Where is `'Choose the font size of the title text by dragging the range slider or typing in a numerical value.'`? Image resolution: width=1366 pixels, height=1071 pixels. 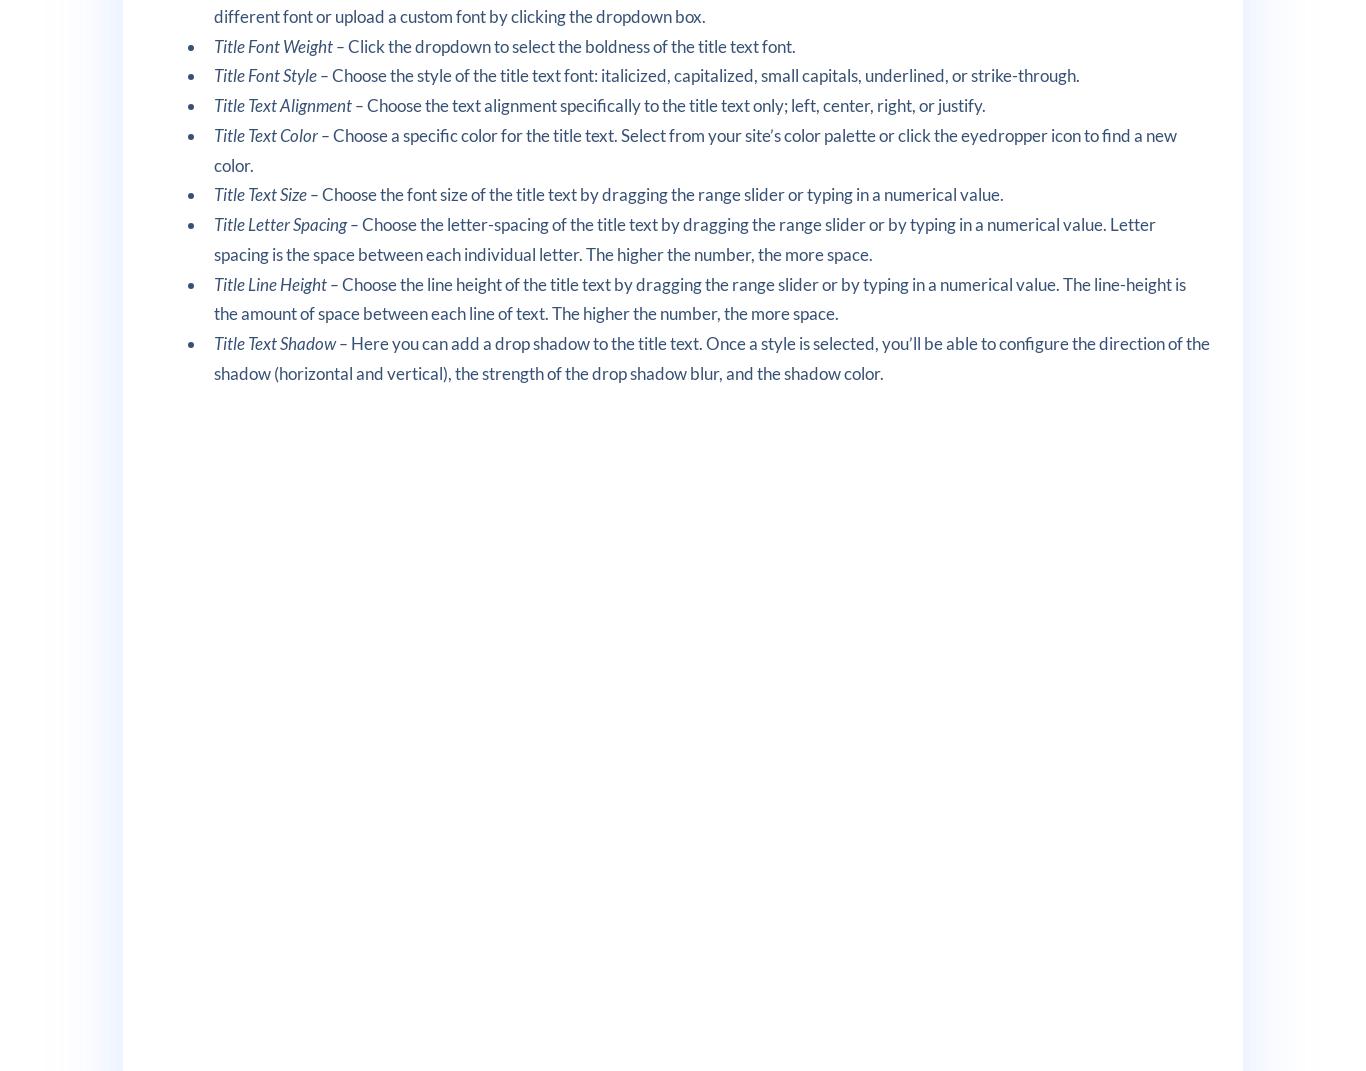 'Choose the font size of the title text by dragging the range slider or typing in a numerical value.' is located at coordinates (662, 193).